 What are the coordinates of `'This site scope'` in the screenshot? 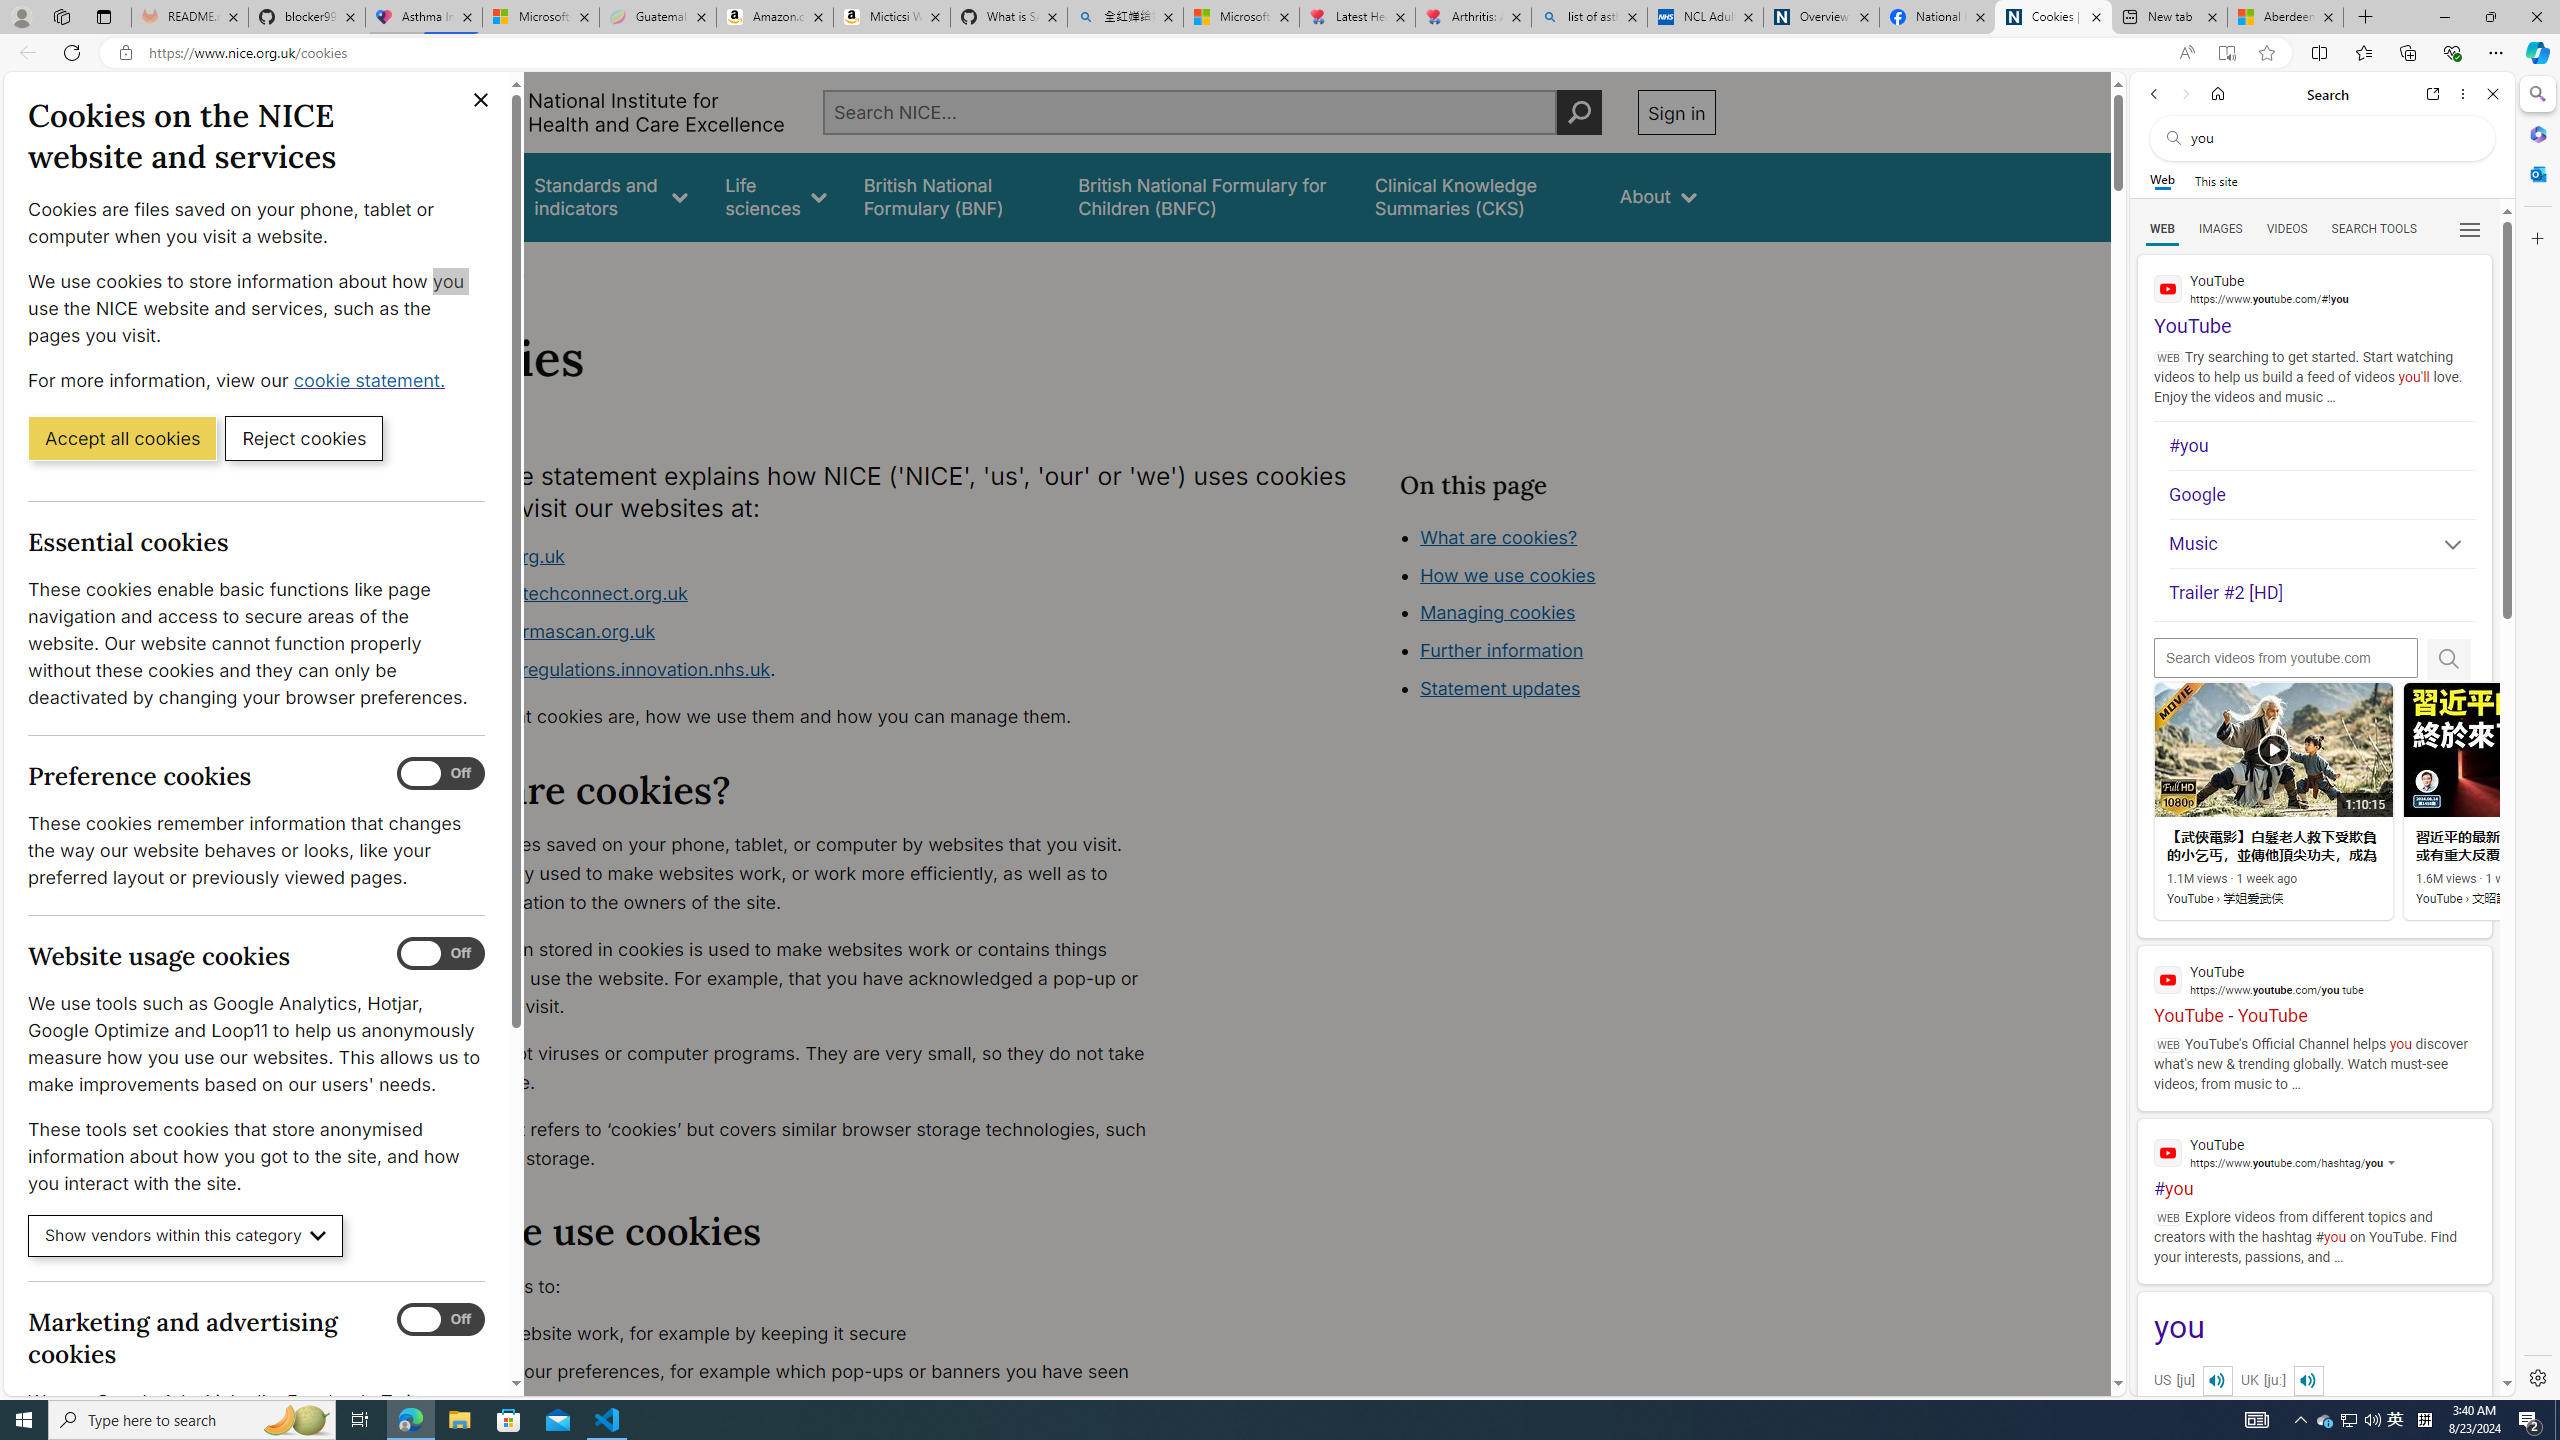 It's located at (2214, 180).